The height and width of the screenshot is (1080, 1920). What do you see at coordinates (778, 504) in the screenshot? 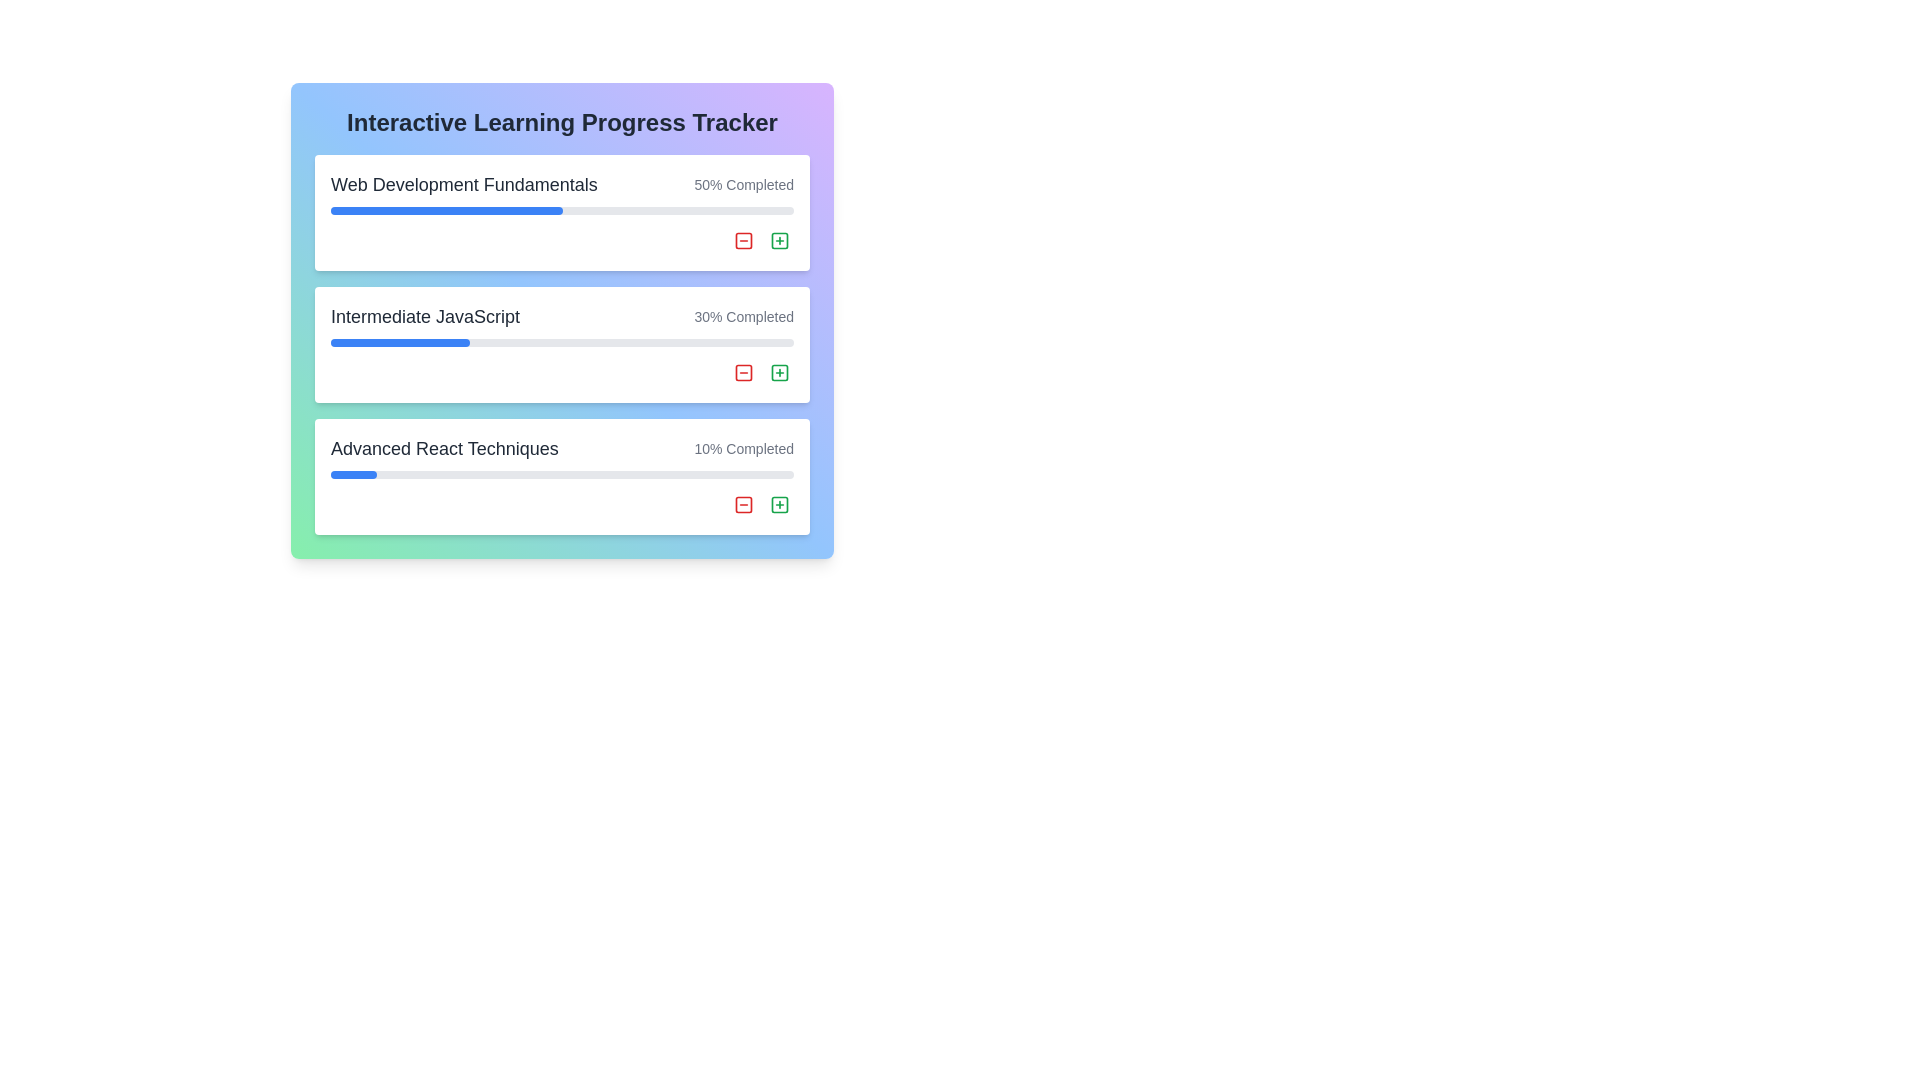
I see `the green outlined button with a plus sign icon located in the bottom-right section of the 'Advanced React Techniques' course card to observe the hover effect` at bounding box center [778, 504].